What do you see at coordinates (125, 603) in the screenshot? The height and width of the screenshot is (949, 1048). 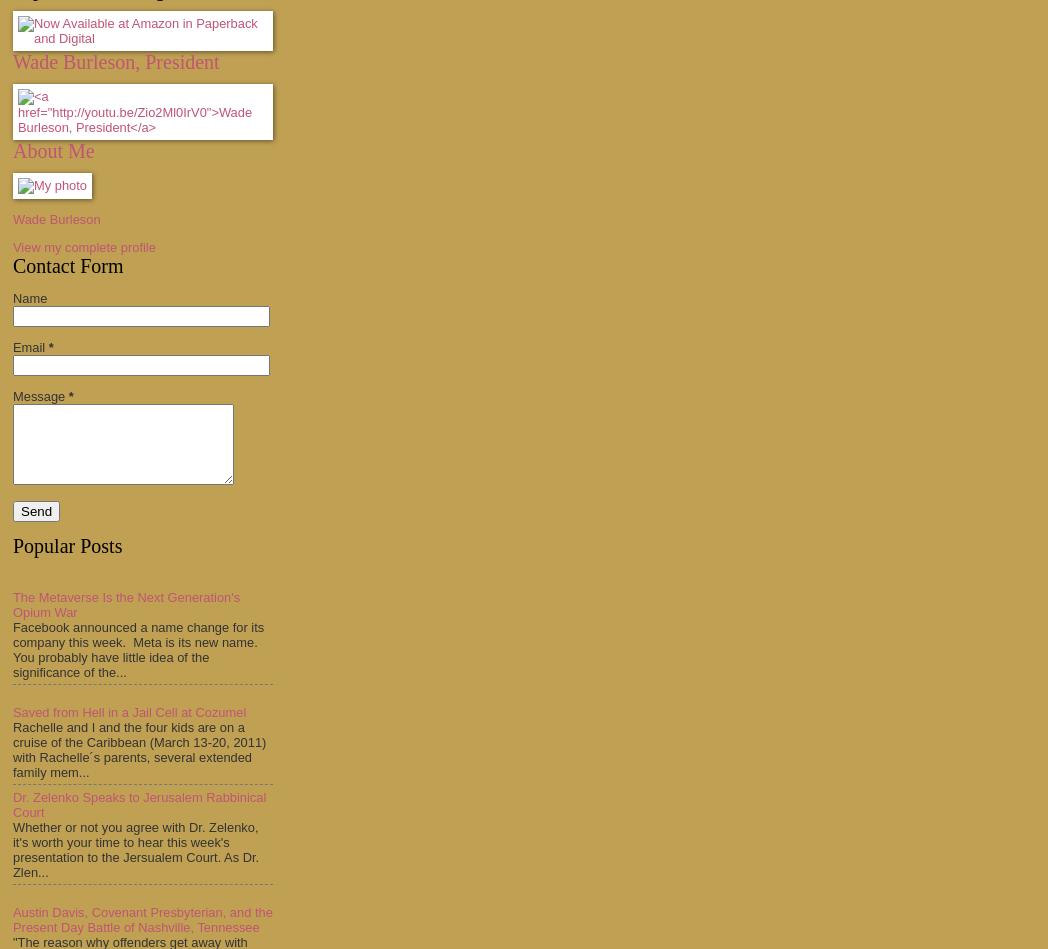 I see `'The Metaverse Is the Next Generation's Opium War'` at bounding box center [125, 603].